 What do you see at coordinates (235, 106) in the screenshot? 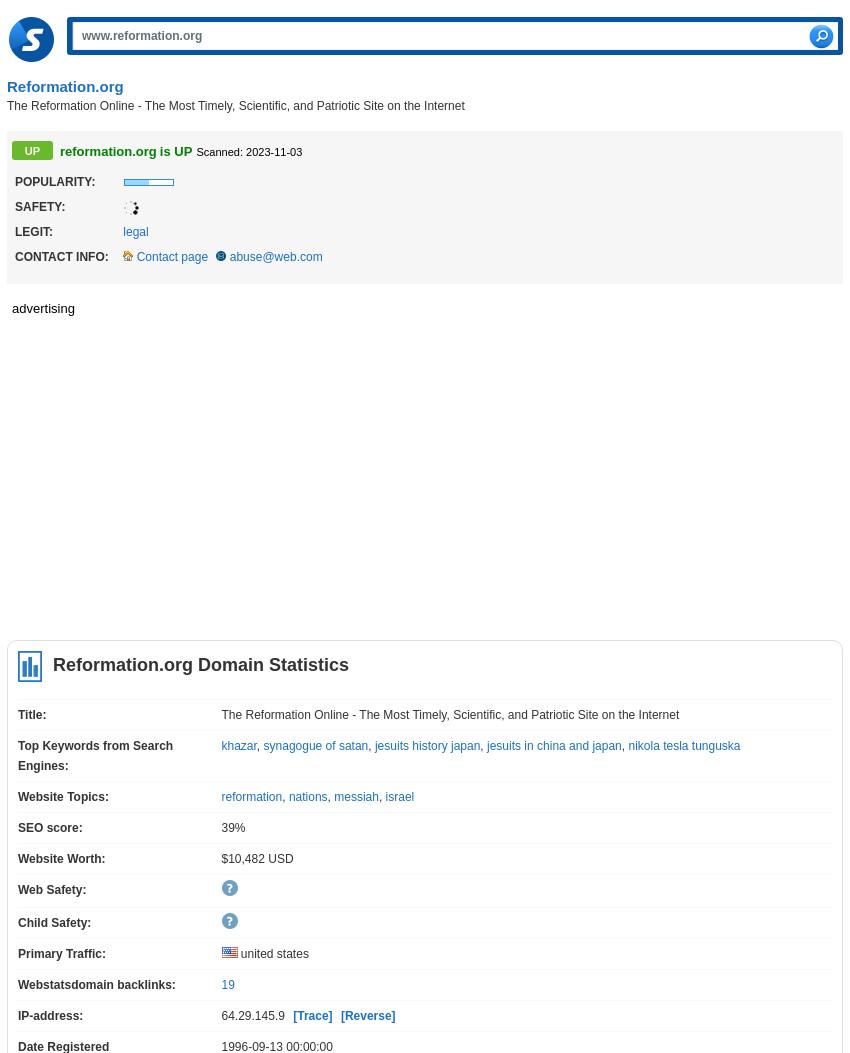
I see `'The Reformation Online - The Most Timely, Scientific, and Patriotic Site on the Internet'` at bounding box center [235, 106].